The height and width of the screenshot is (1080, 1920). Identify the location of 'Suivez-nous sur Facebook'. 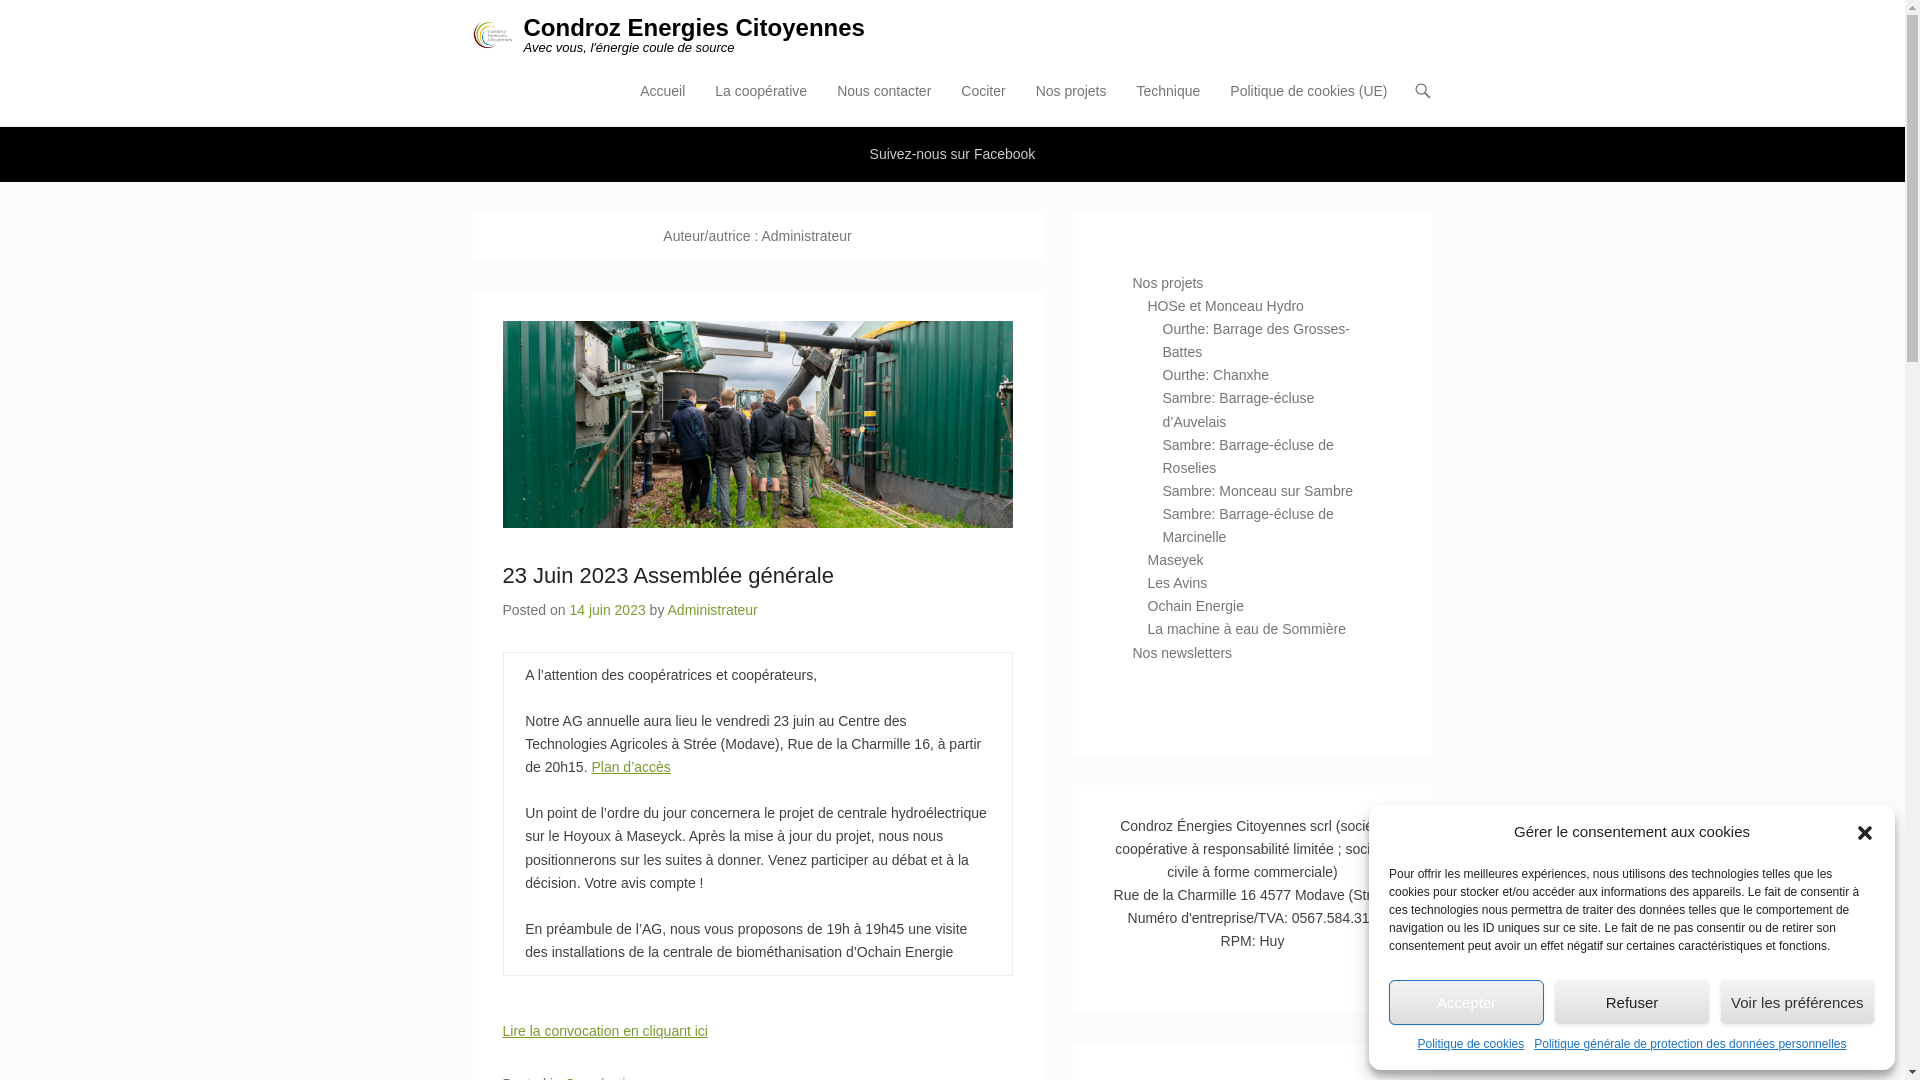
(952, 153).